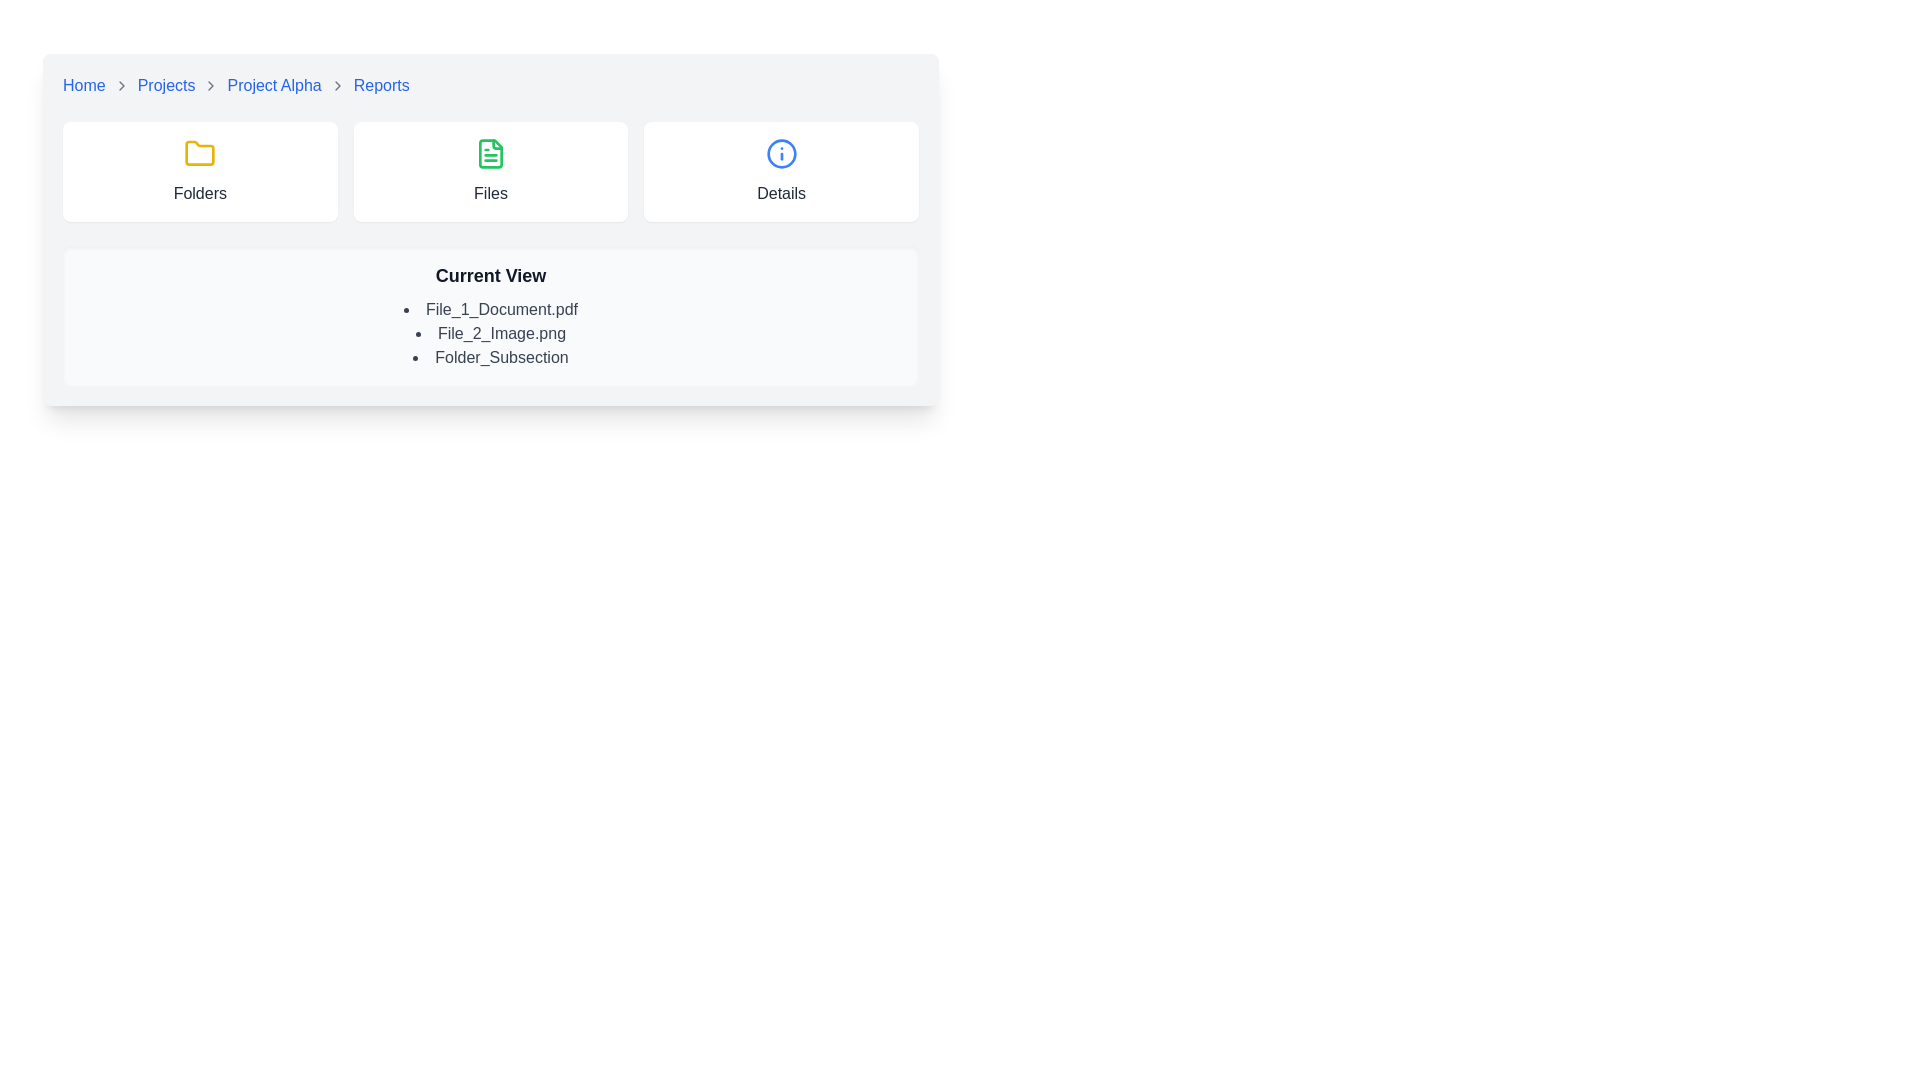 The image size is (1920, 1080). Describe the element at coordinates (83, 84) in the screenshot. I see `the 'Home' text link in the breadcrumb navigation` at that location.